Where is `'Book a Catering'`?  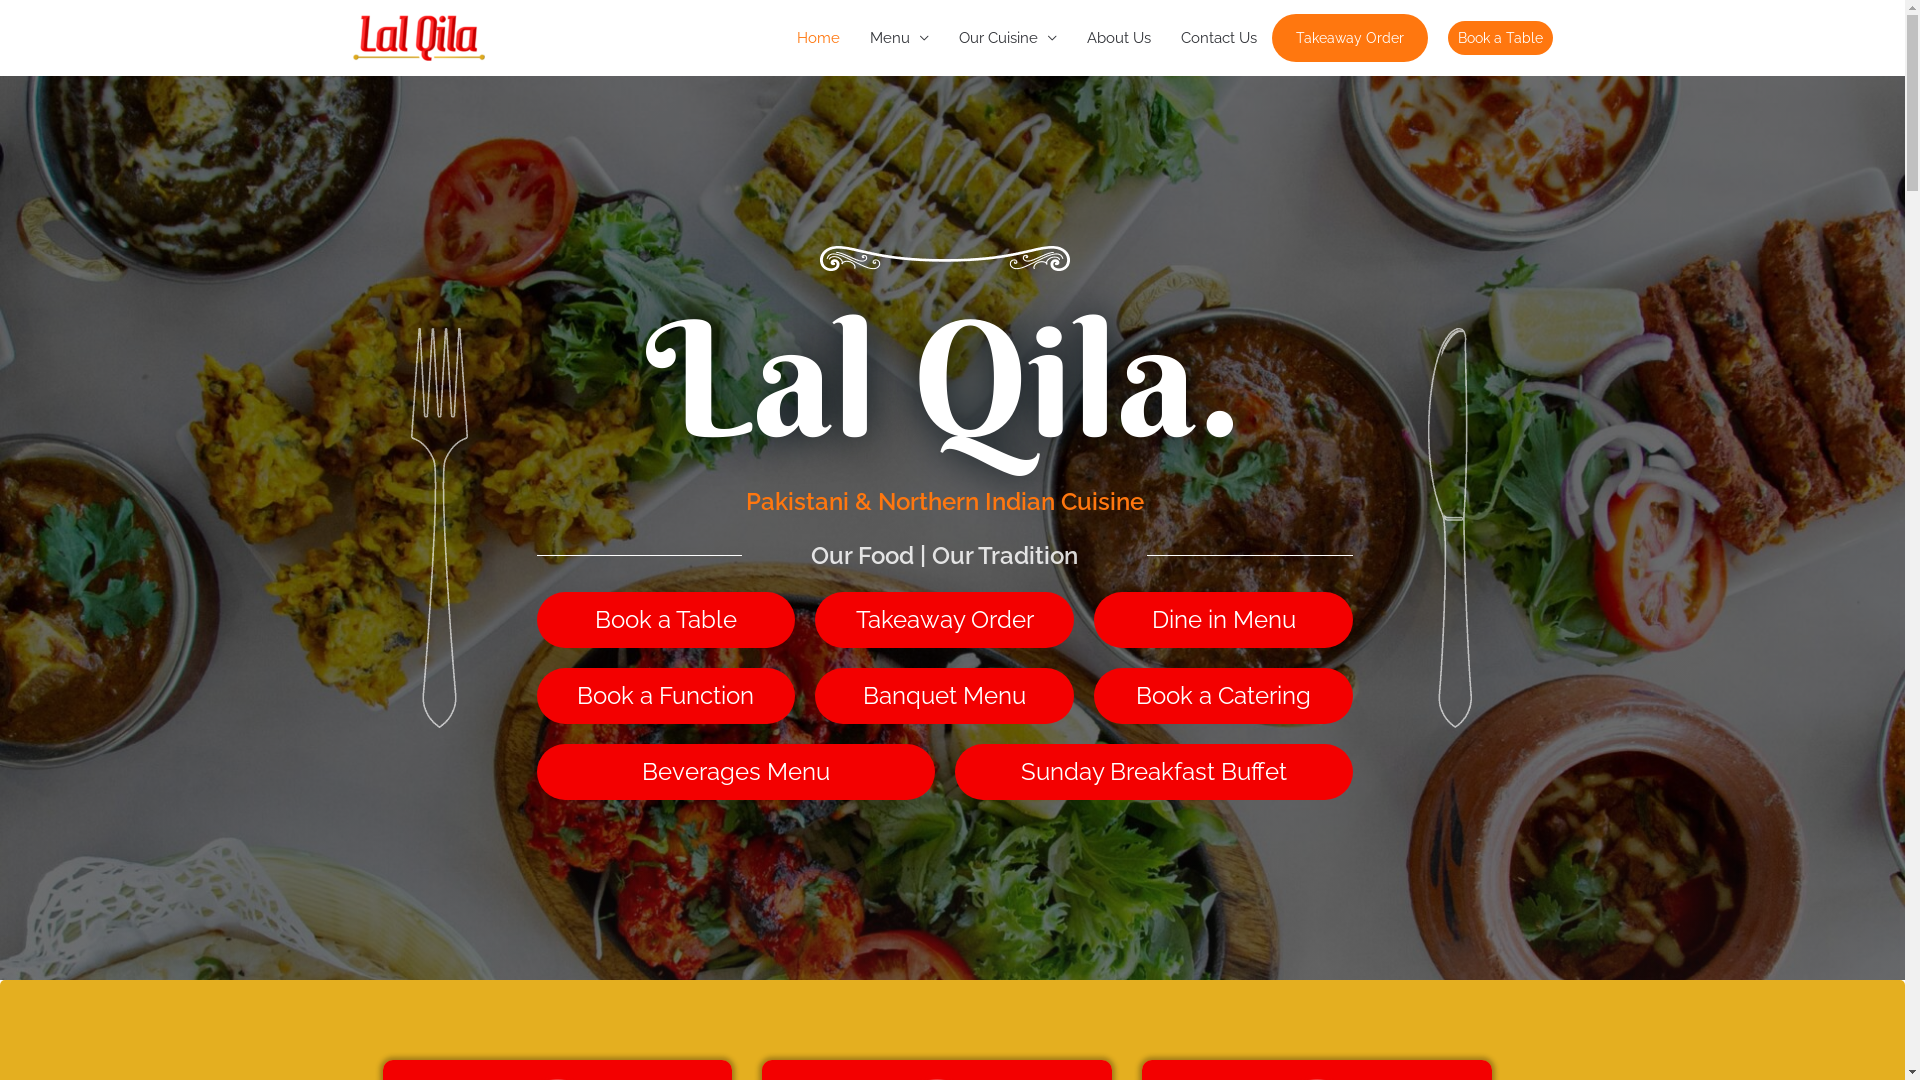 'Book a Catering' is located at coordinates (1222, 694).